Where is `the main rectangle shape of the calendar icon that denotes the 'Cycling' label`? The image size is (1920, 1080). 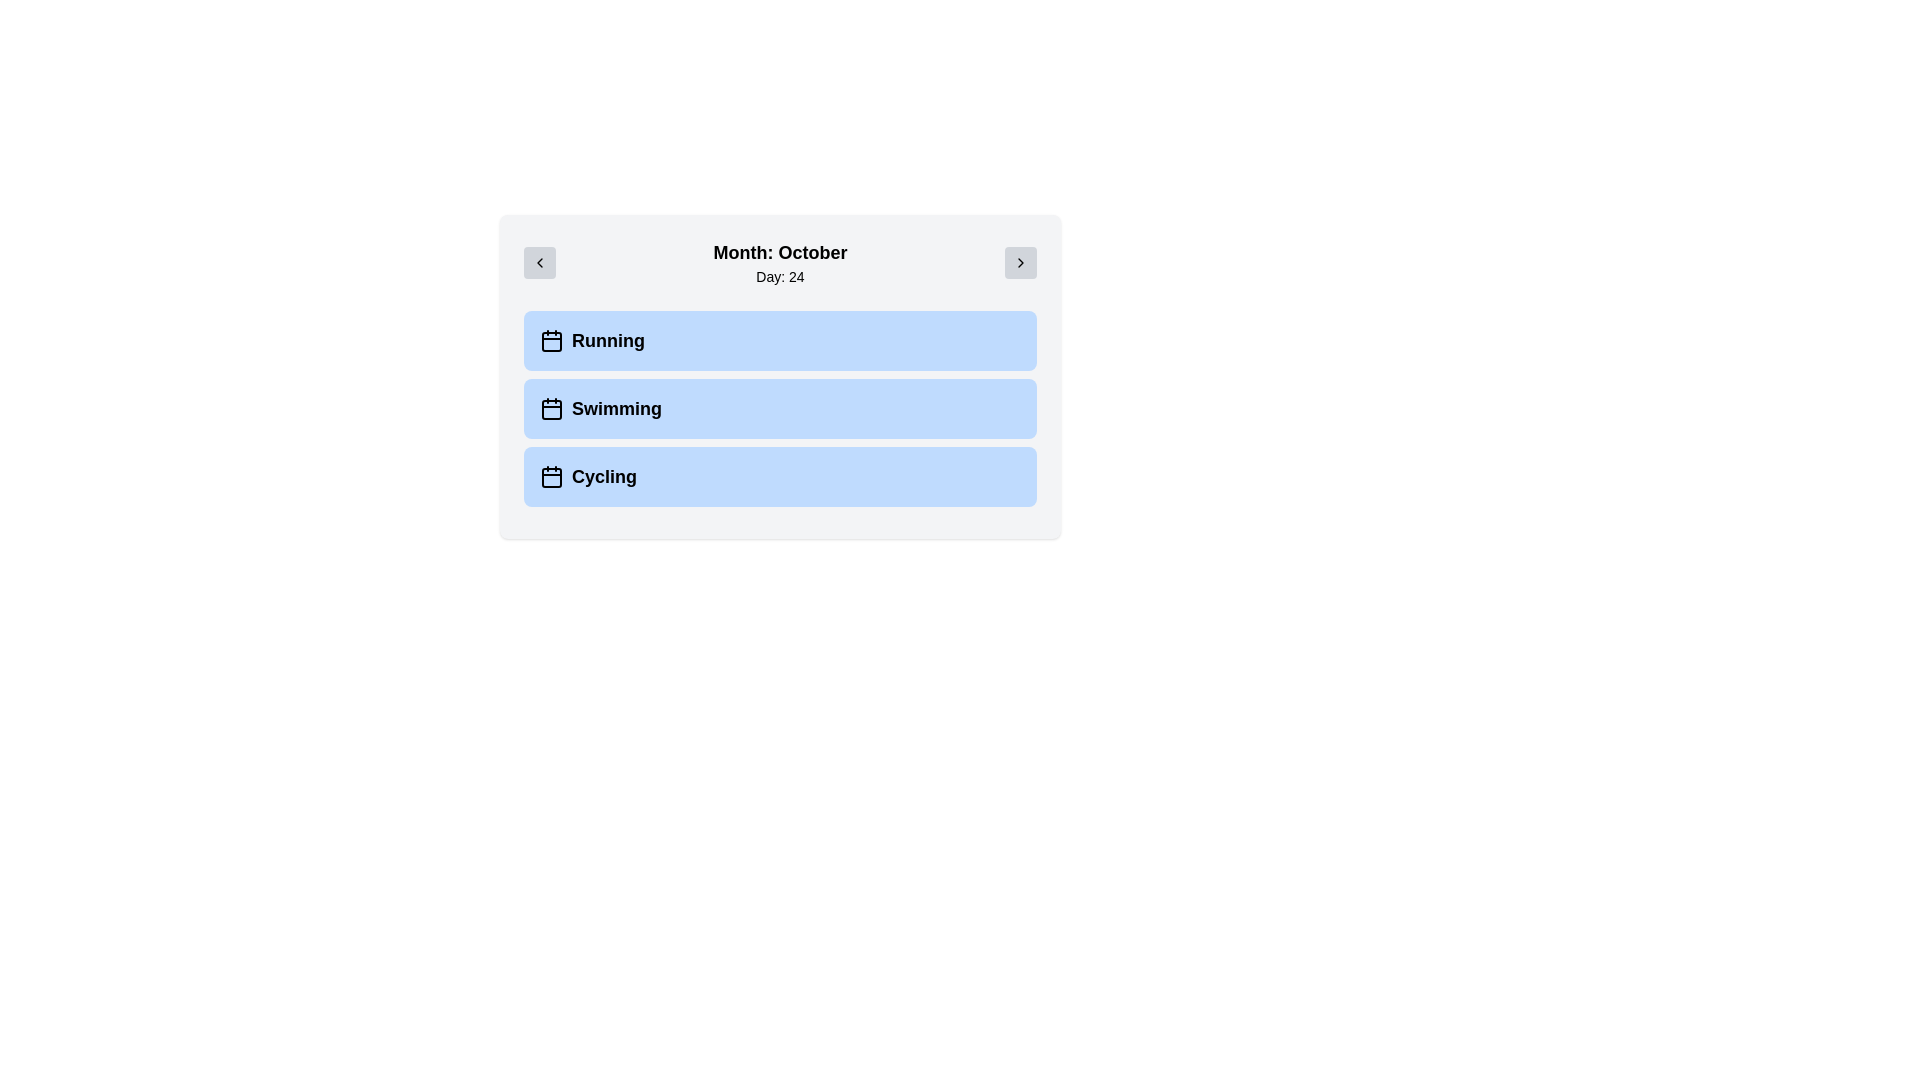
the main rectangle shape of the calendar icon that denotes the 'Cycling' label is located at coordinates (552, 478).